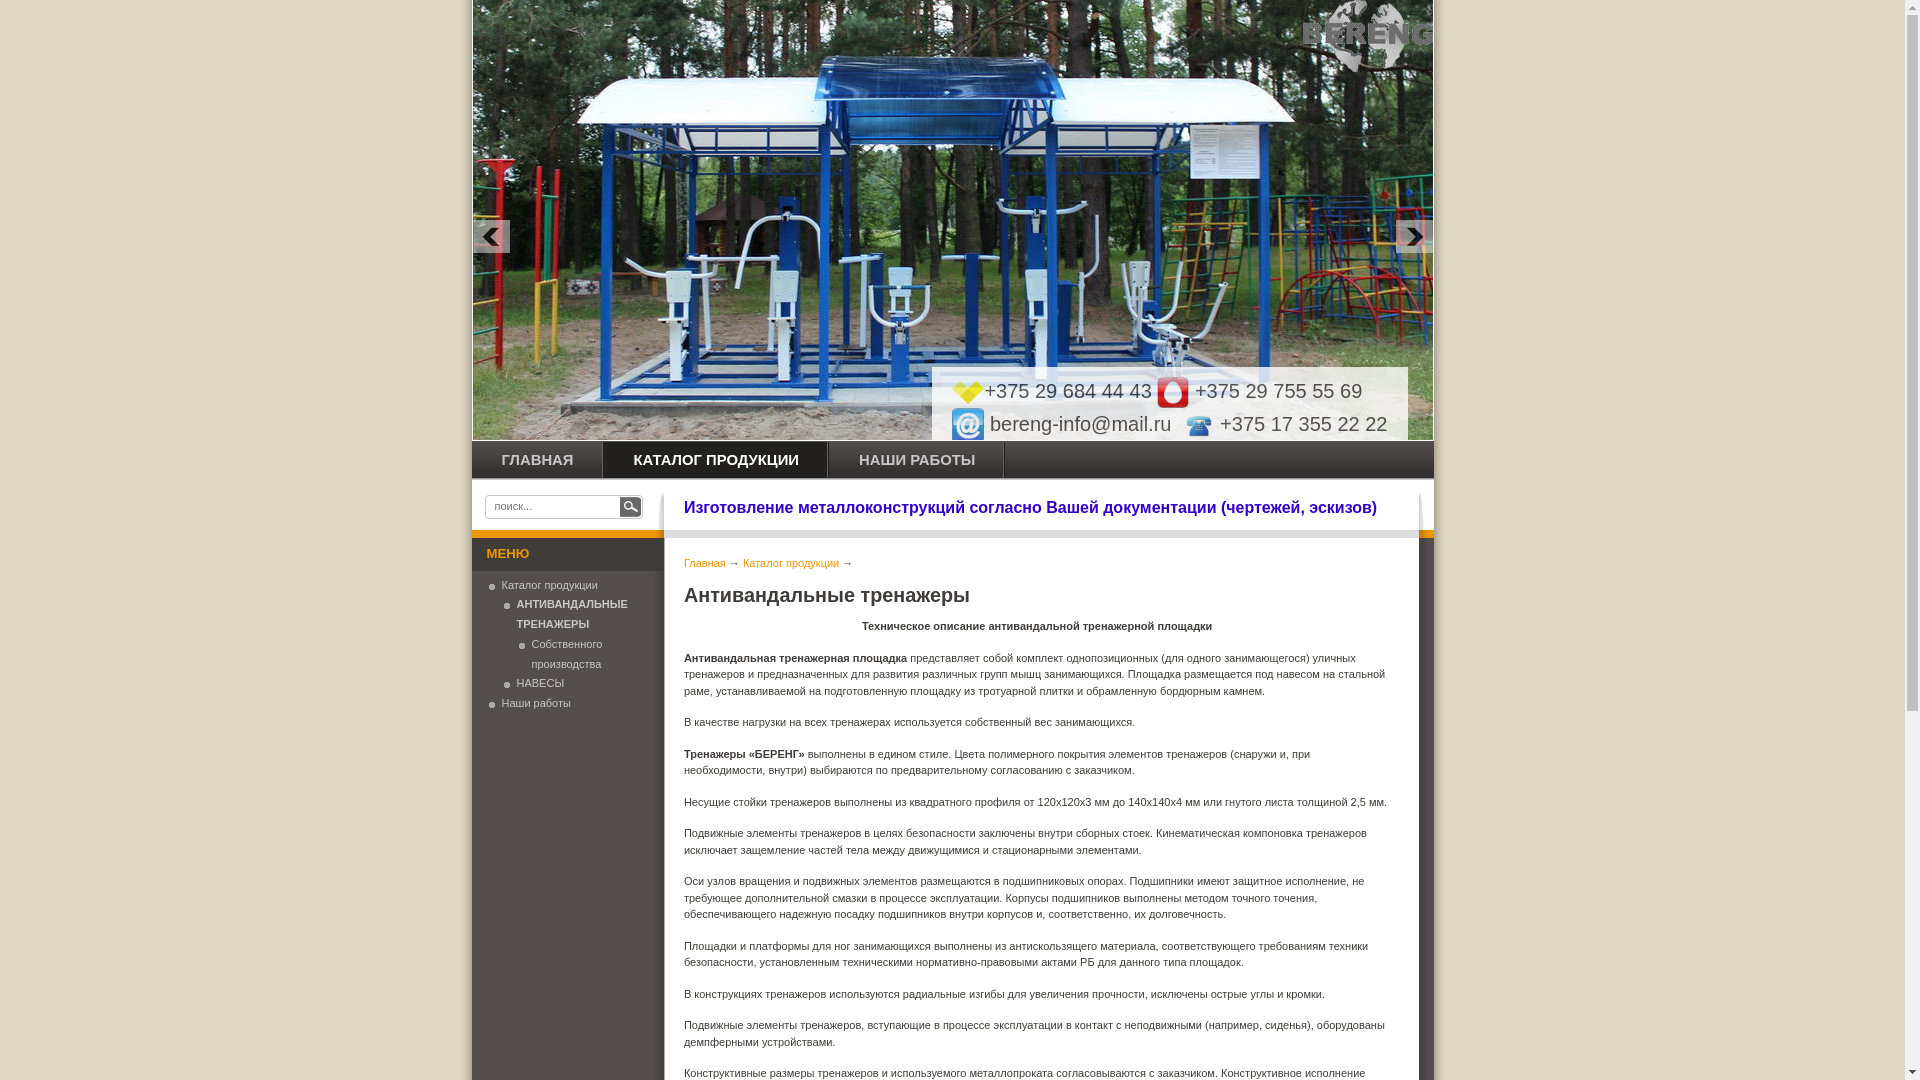 Image resolution: width=1920 pixels, height=1080 pixels. Describe the element at coordinates (629, 504) in the screenshot. I see `' '` at that location.